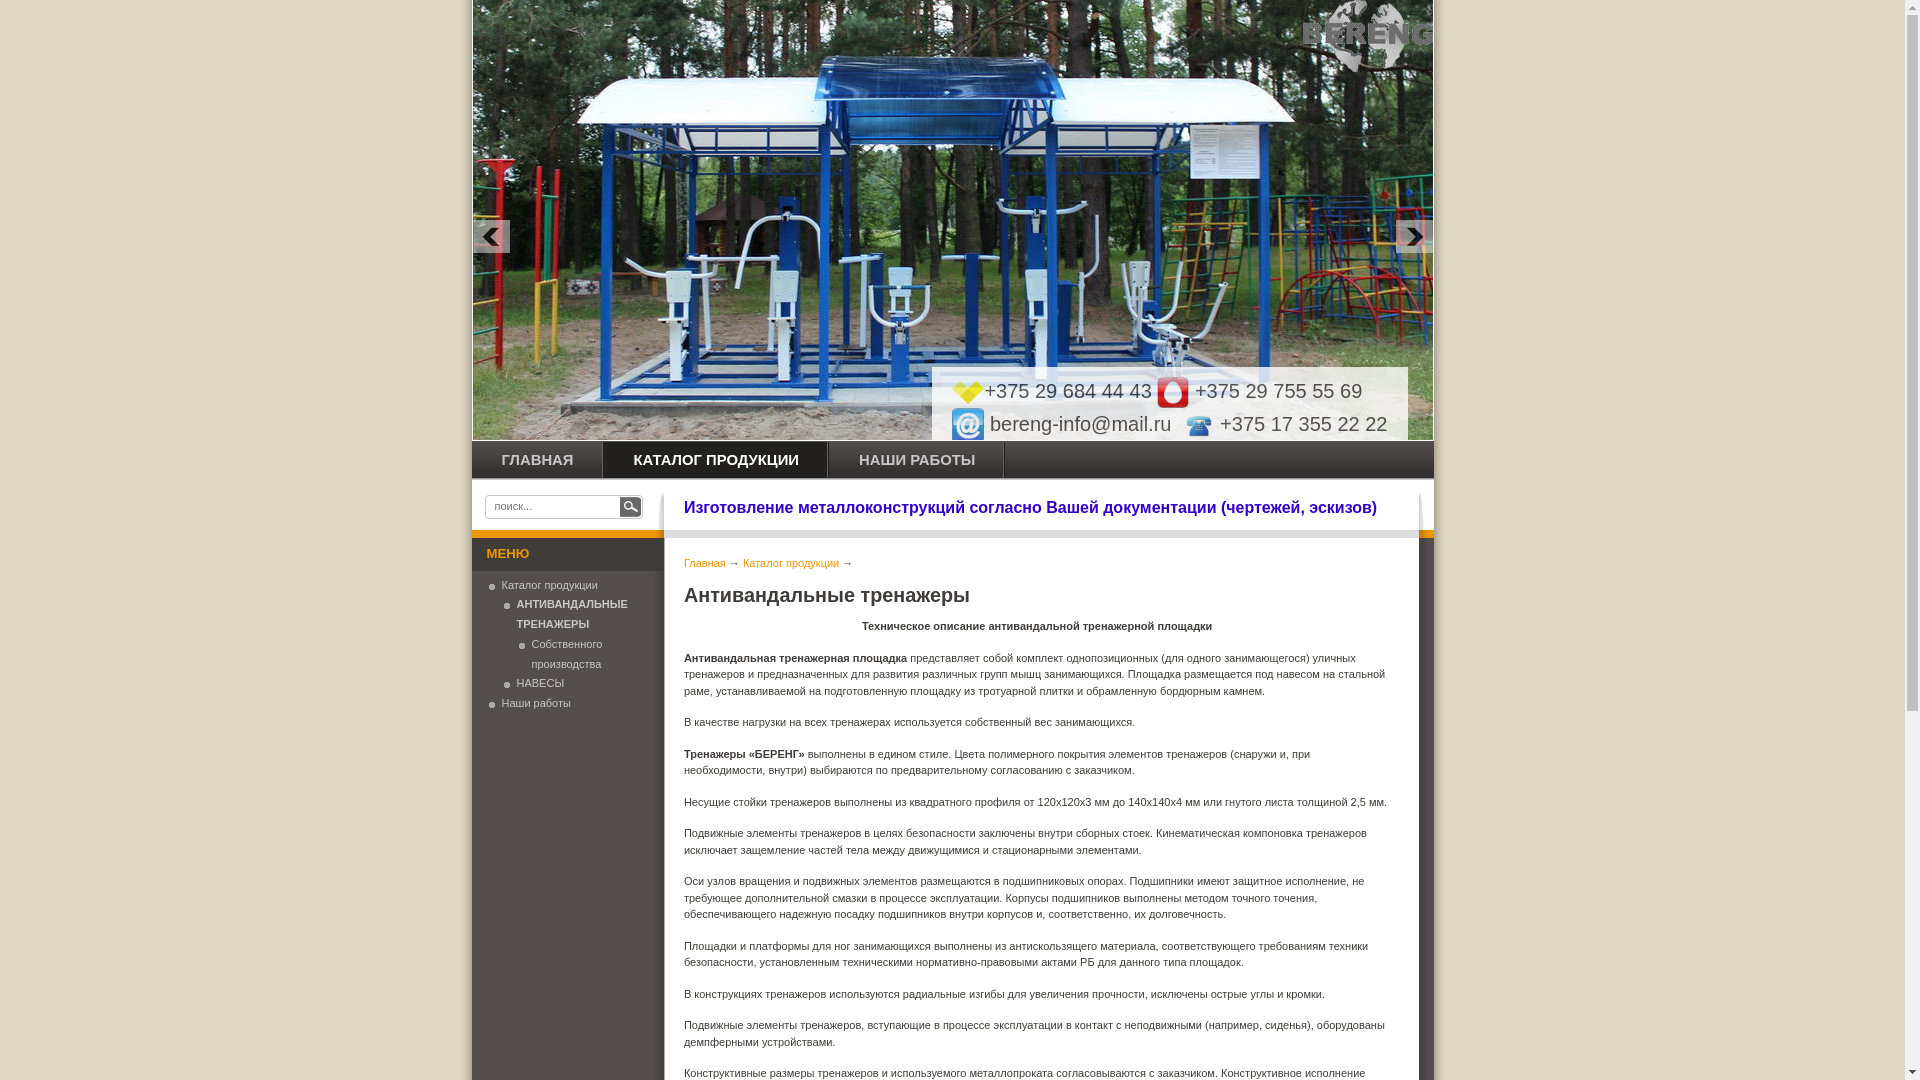 Image resolution: width=1920 pixels, height=1080 pixels. Describe the element at coordinates (629, 504) in the screenshot. I see `' '` at that location.